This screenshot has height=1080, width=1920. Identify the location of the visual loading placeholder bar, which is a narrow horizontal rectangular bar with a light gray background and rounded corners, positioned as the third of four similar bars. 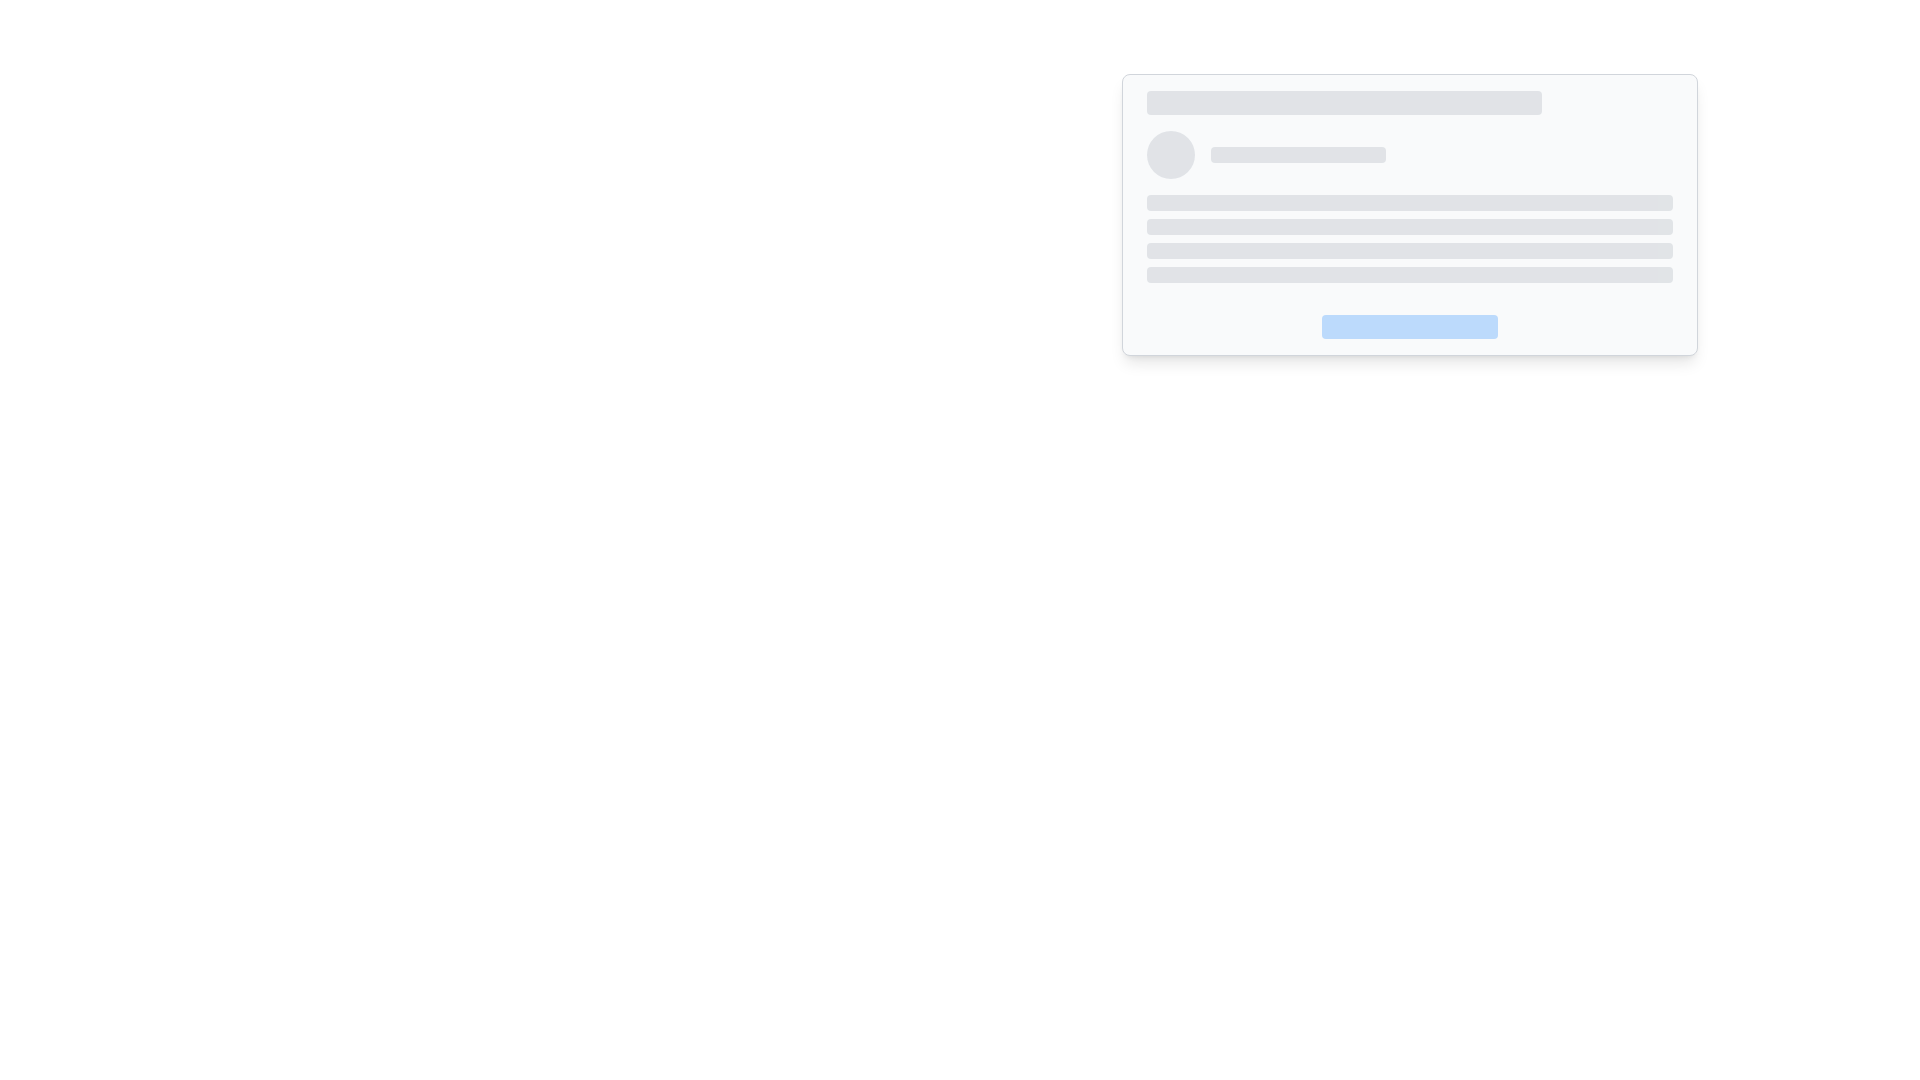
(1409, 249).